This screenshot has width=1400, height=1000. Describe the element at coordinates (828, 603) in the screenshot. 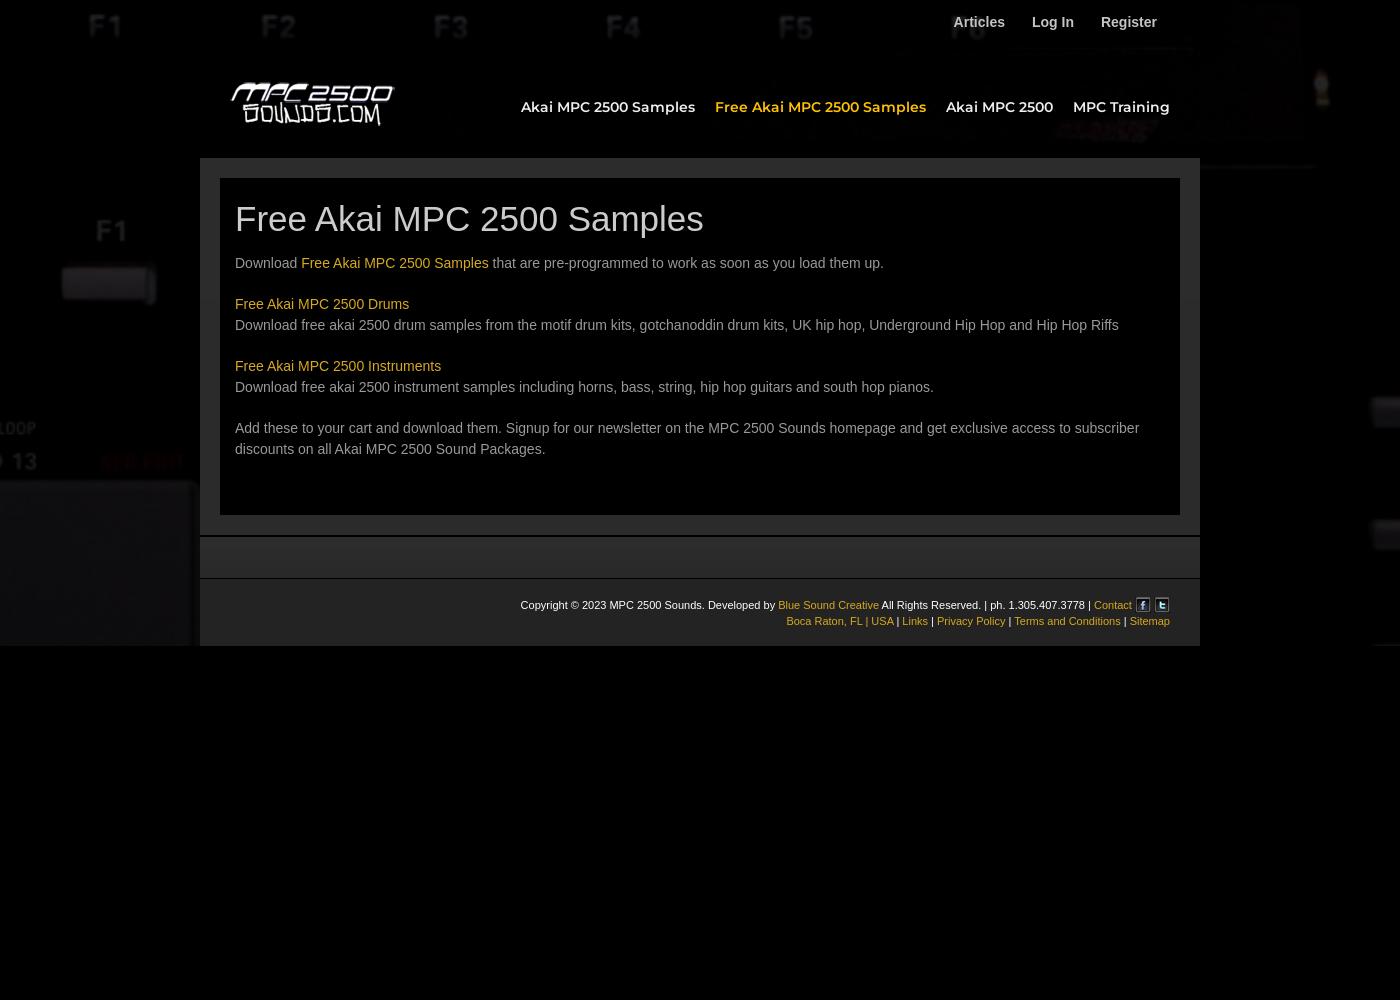

I see `'Blue Sound Creative'` at that location.